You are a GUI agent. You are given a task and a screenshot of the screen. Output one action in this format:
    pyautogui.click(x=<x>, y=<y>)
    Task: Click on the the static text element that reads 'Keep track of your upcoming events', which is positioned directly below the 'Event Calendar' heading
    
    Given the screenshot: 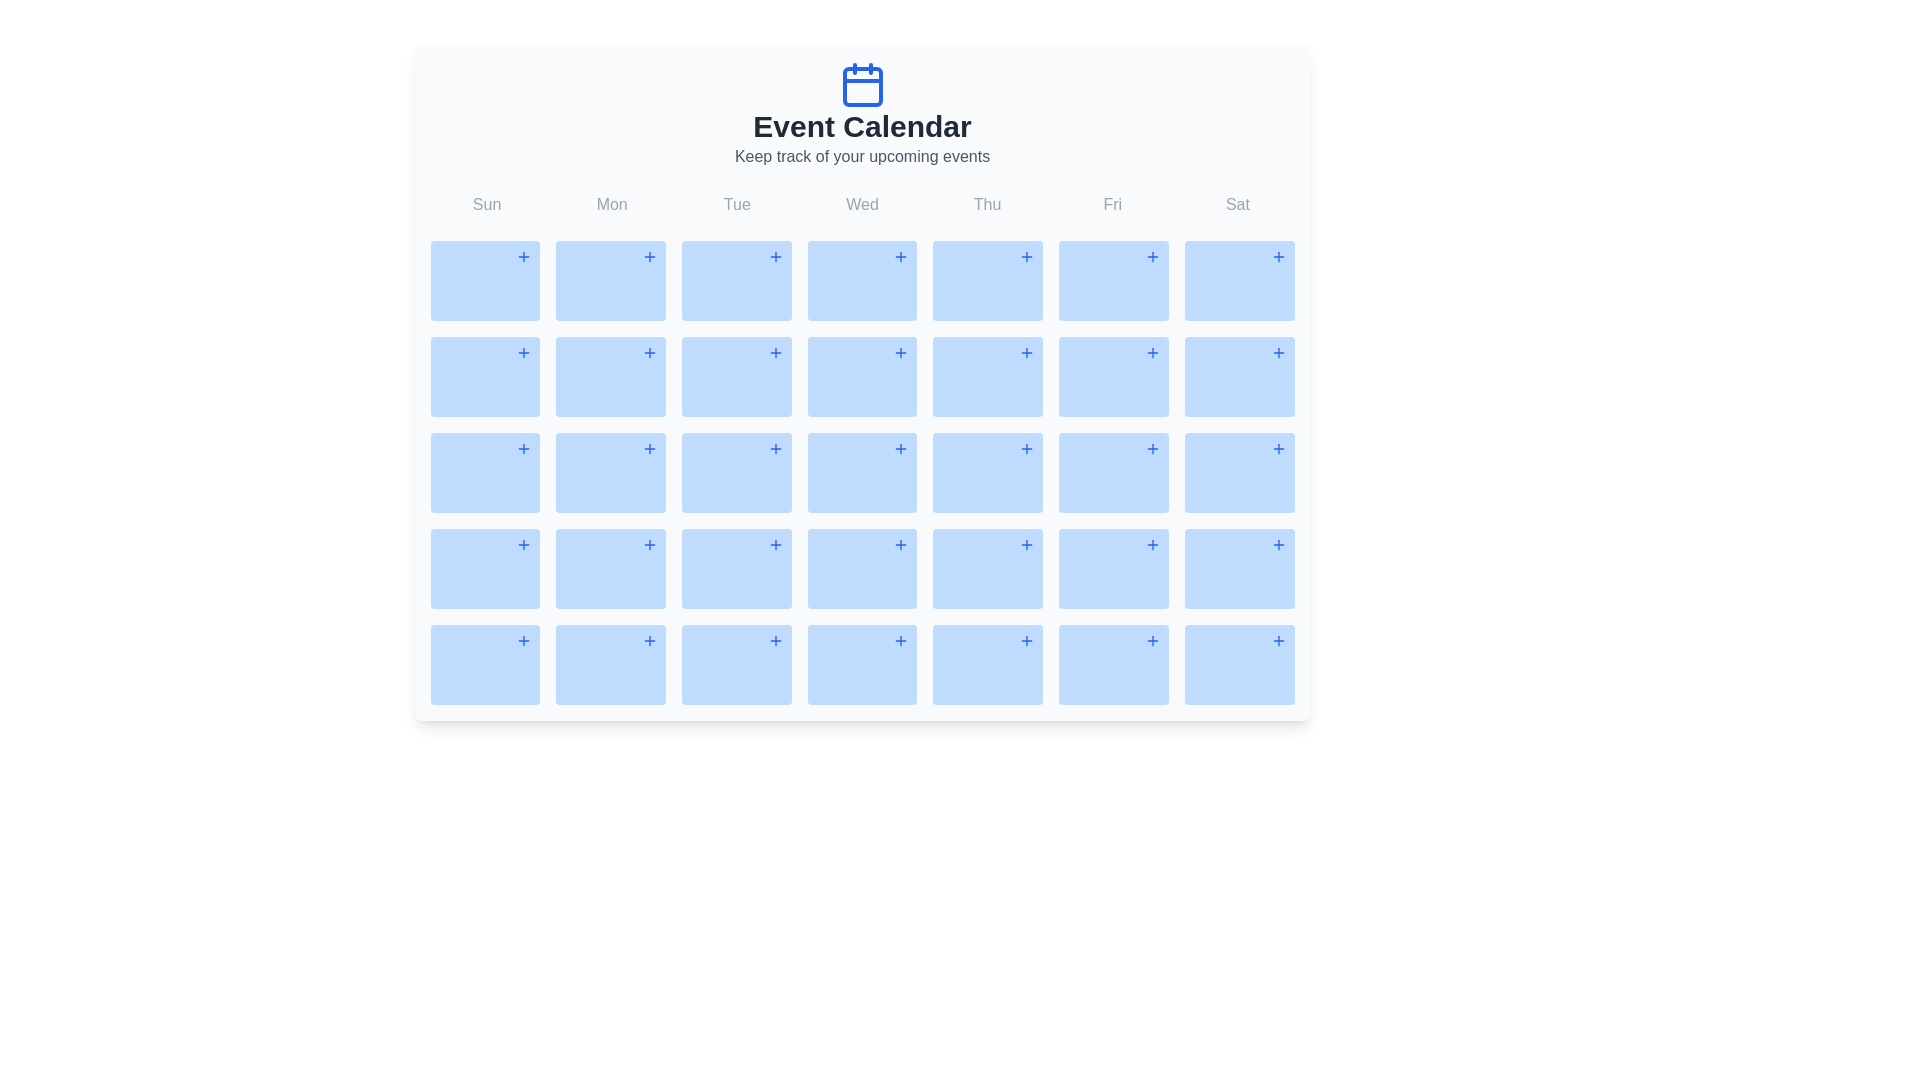 What is the action you would take?
    pyautogui.click(x=862, y=156)
    